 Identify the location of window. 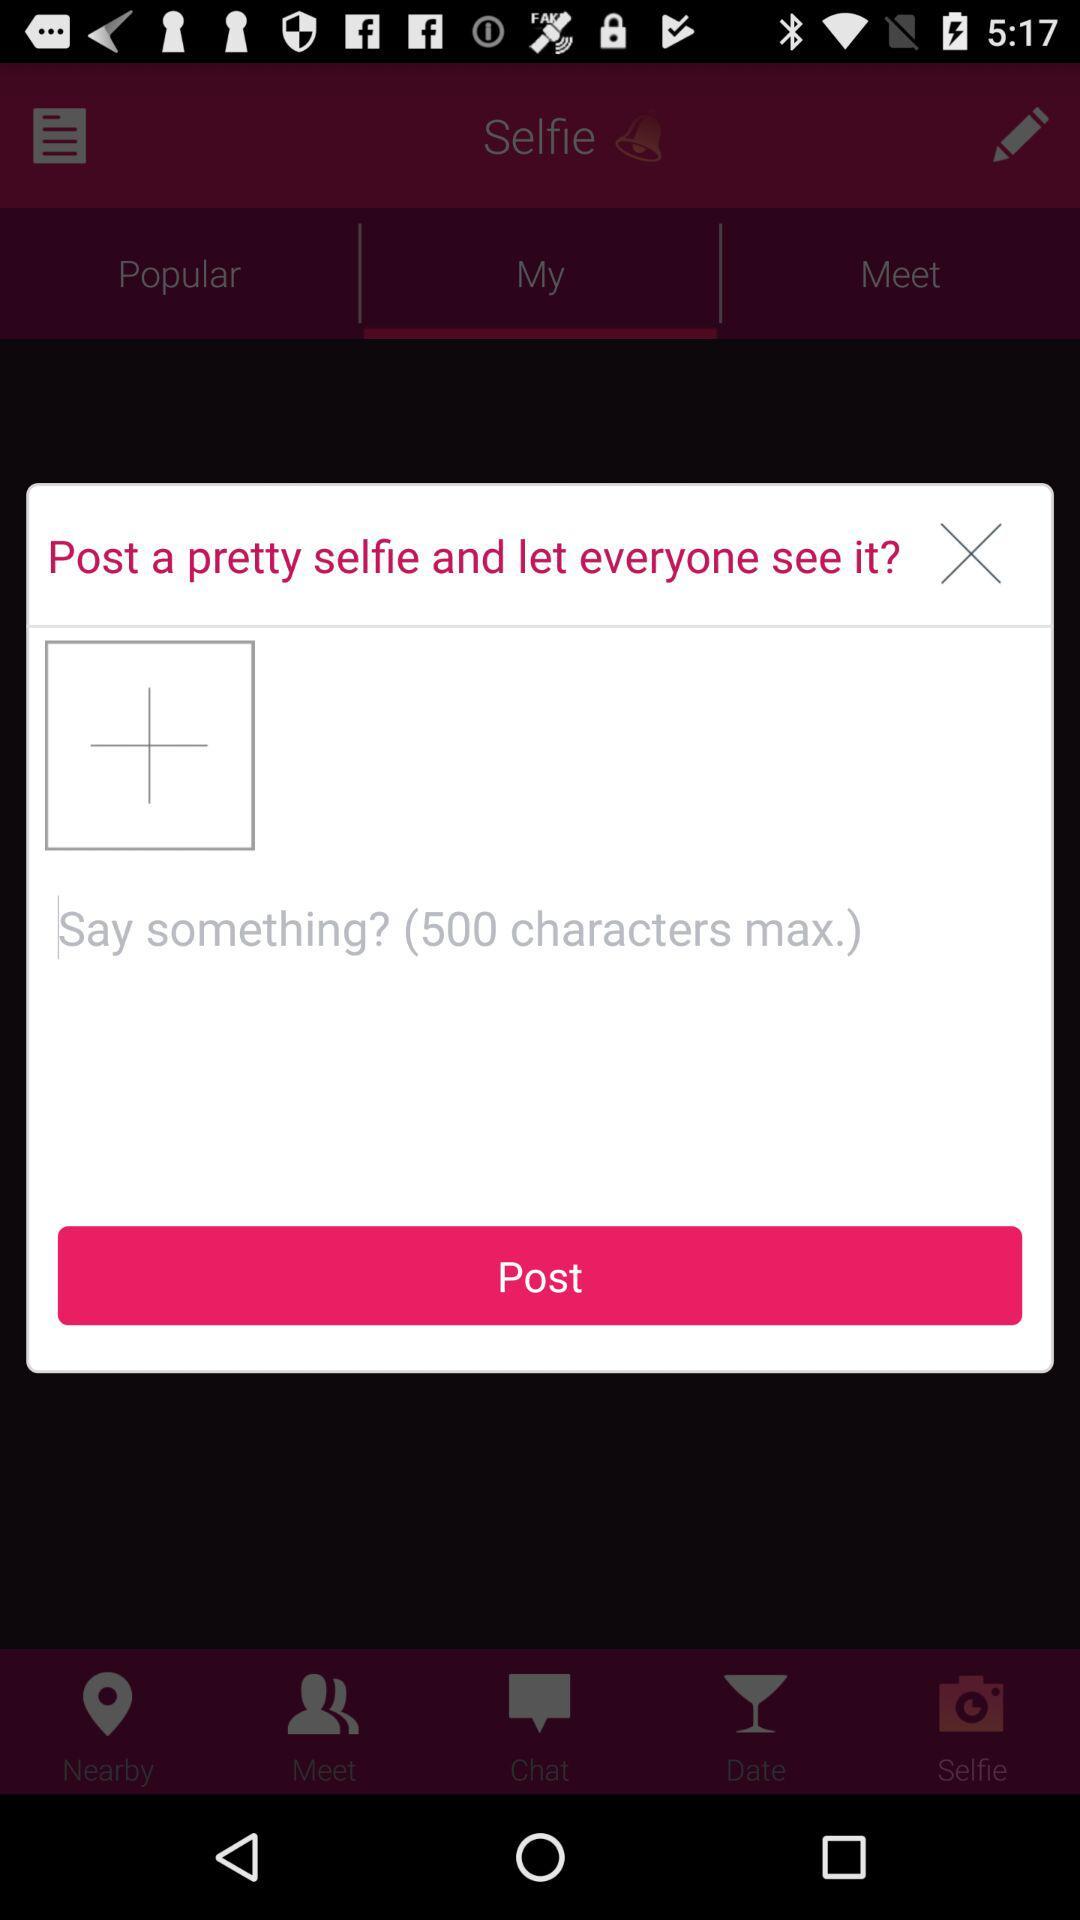
(970, 555).